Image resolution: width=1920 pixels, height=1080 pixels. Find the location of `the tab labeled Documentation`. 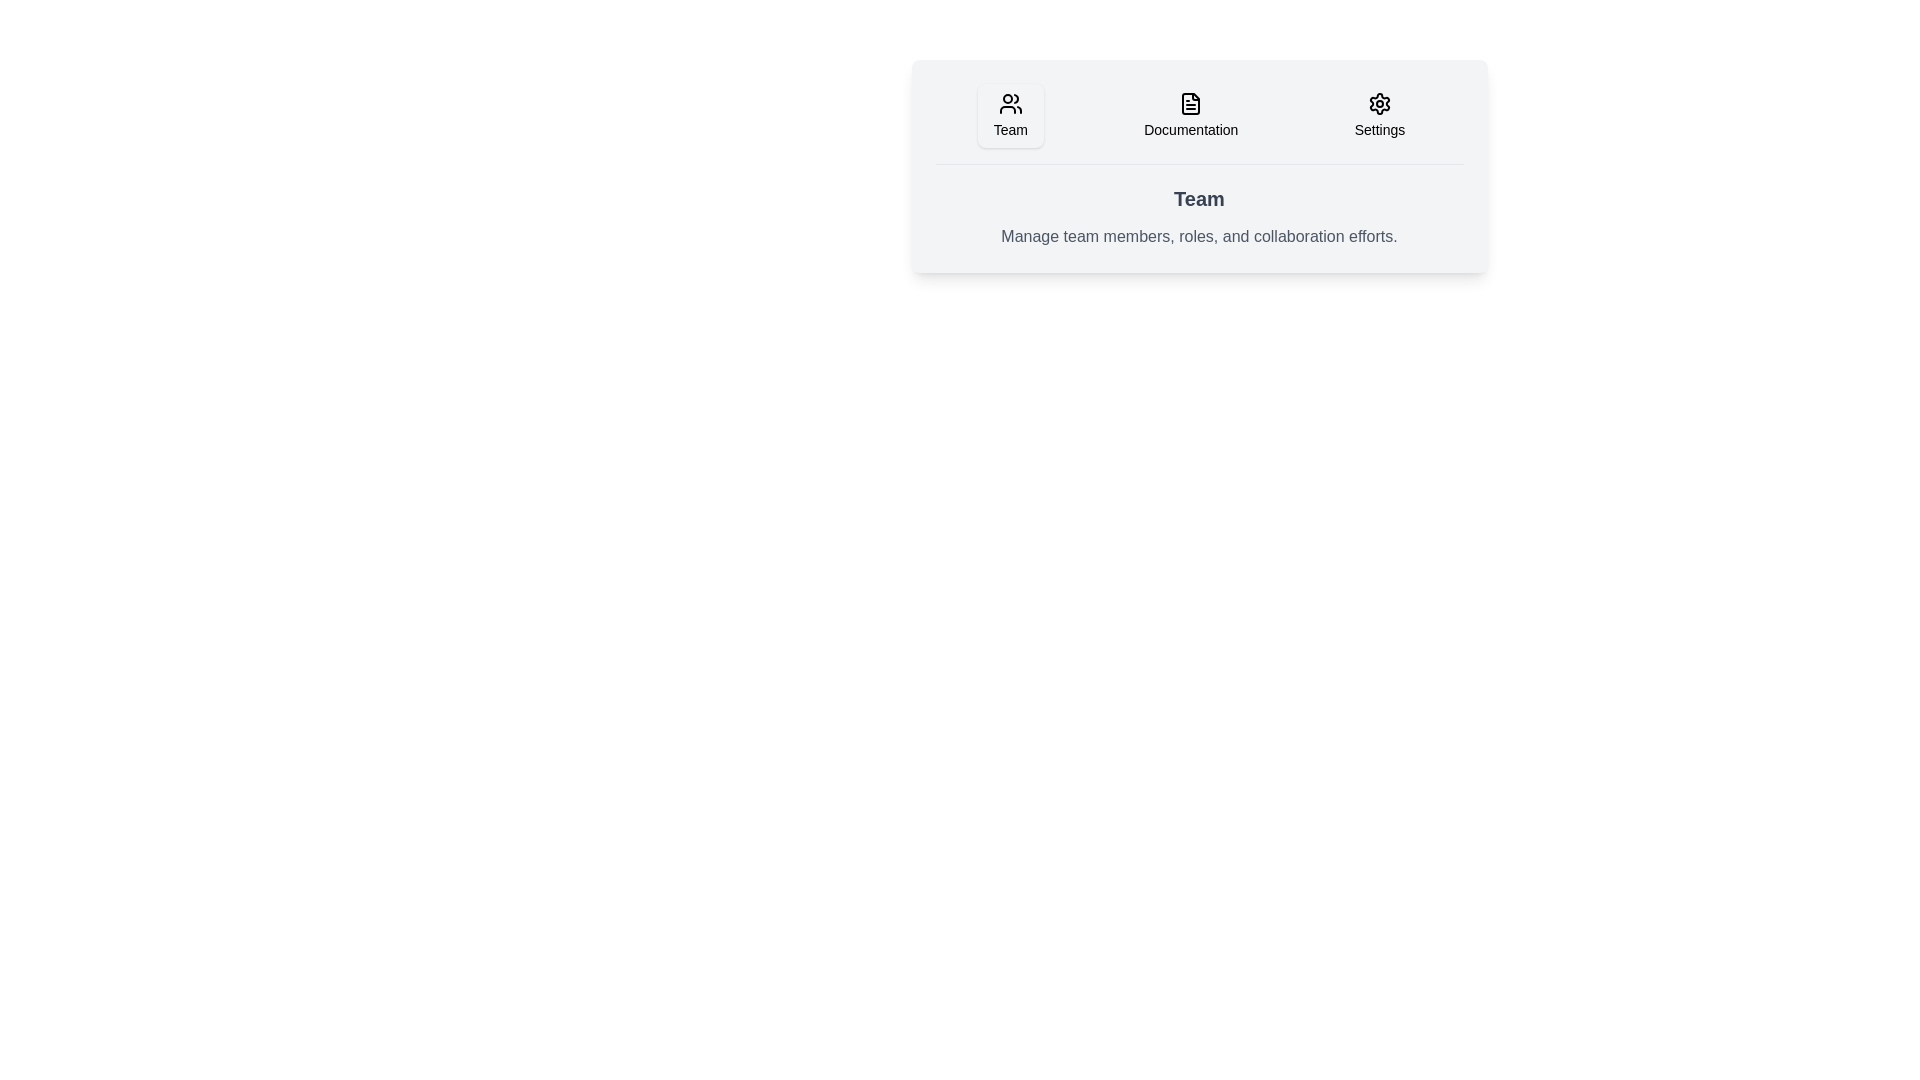

the tab labeled Documentation is located at coordinates (1191, 115).